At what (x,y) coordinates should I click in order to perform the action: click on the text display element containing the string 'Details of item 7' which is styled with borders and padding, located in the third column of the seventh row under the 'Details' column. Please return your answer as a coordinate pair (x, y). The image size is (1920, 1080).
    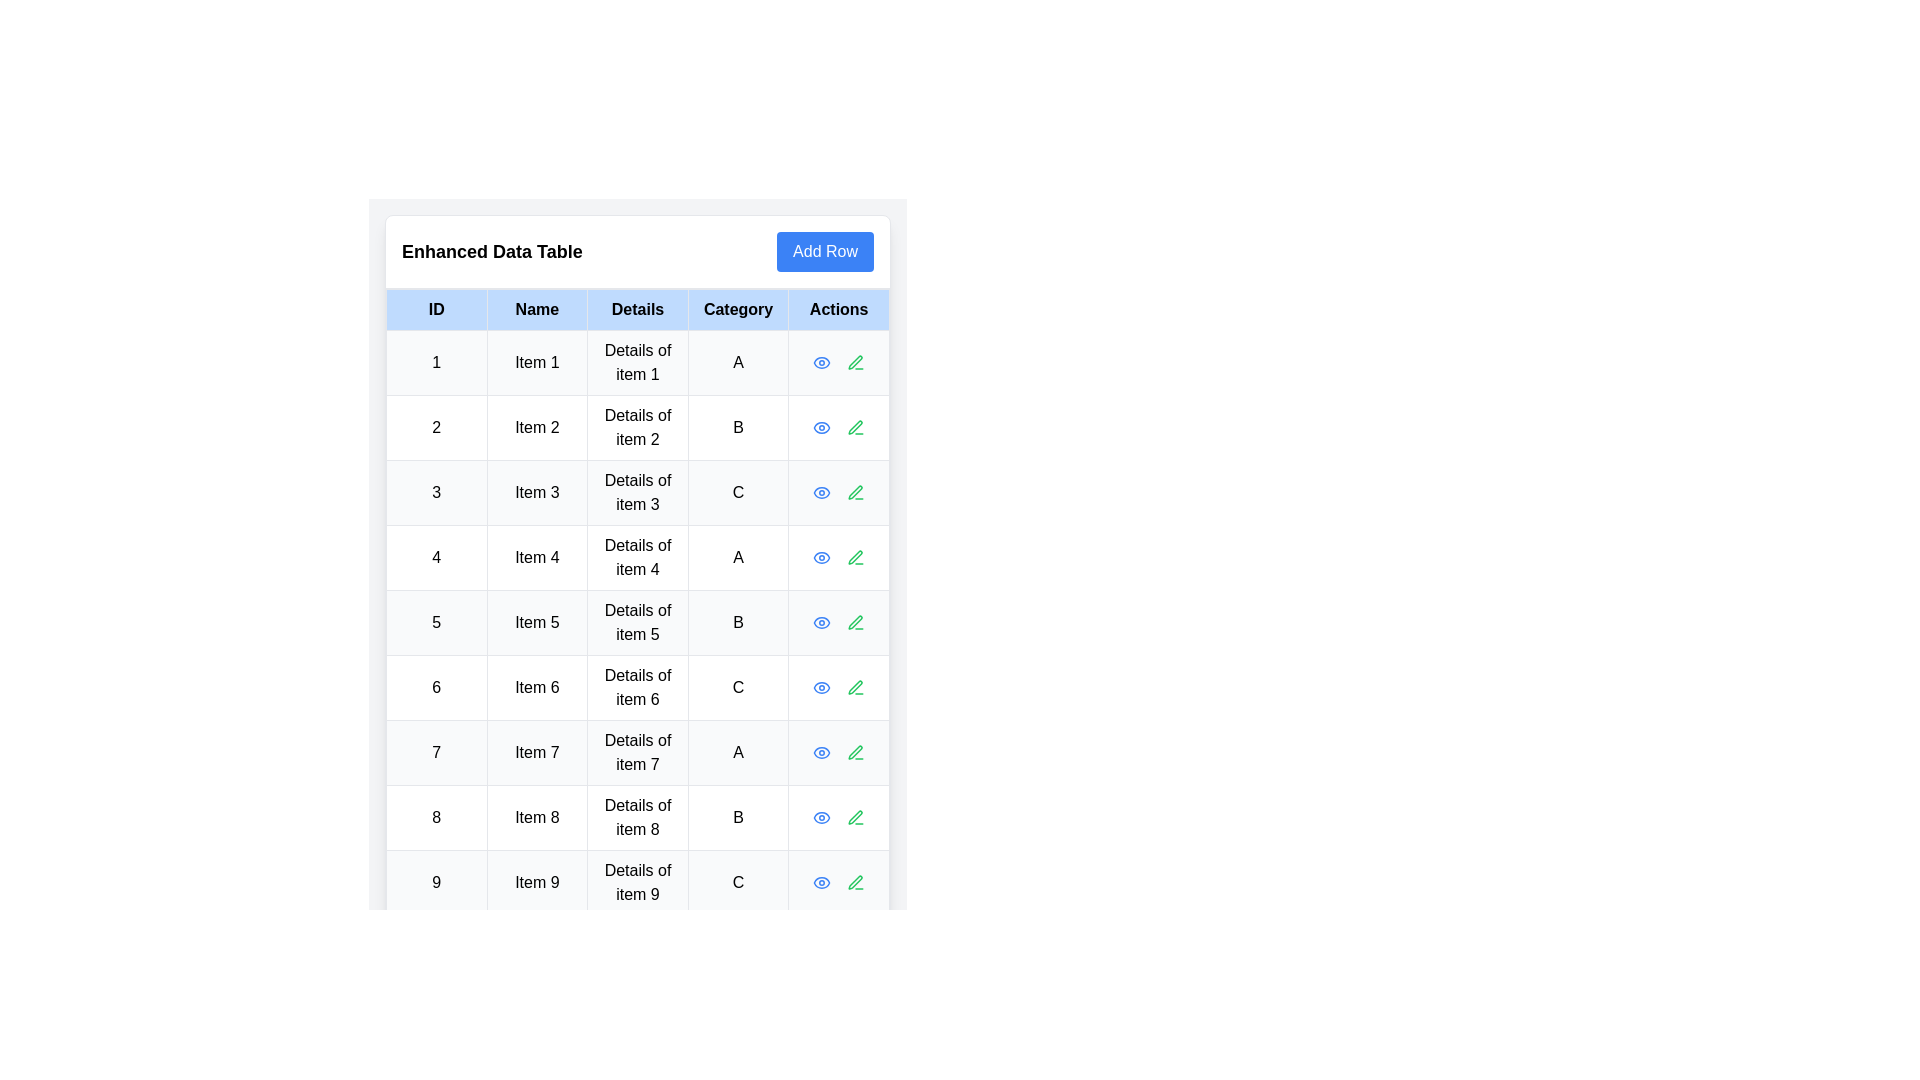
    Looking at the image, I should click on (637, 752).